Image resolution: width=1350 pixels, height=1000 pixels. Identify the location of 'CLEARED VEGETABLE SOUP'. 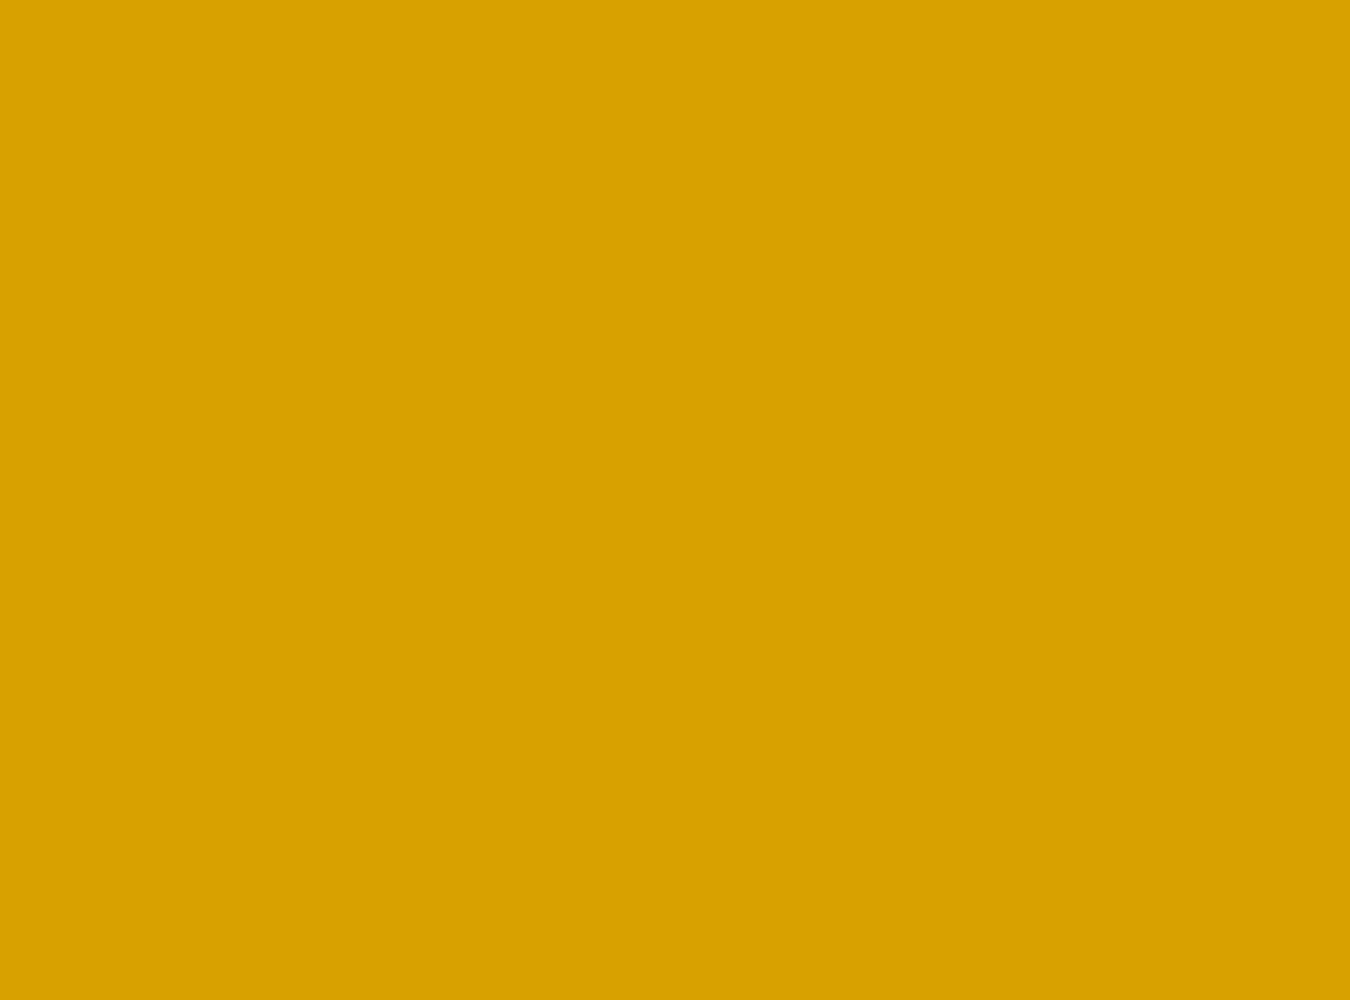
(333, 708).